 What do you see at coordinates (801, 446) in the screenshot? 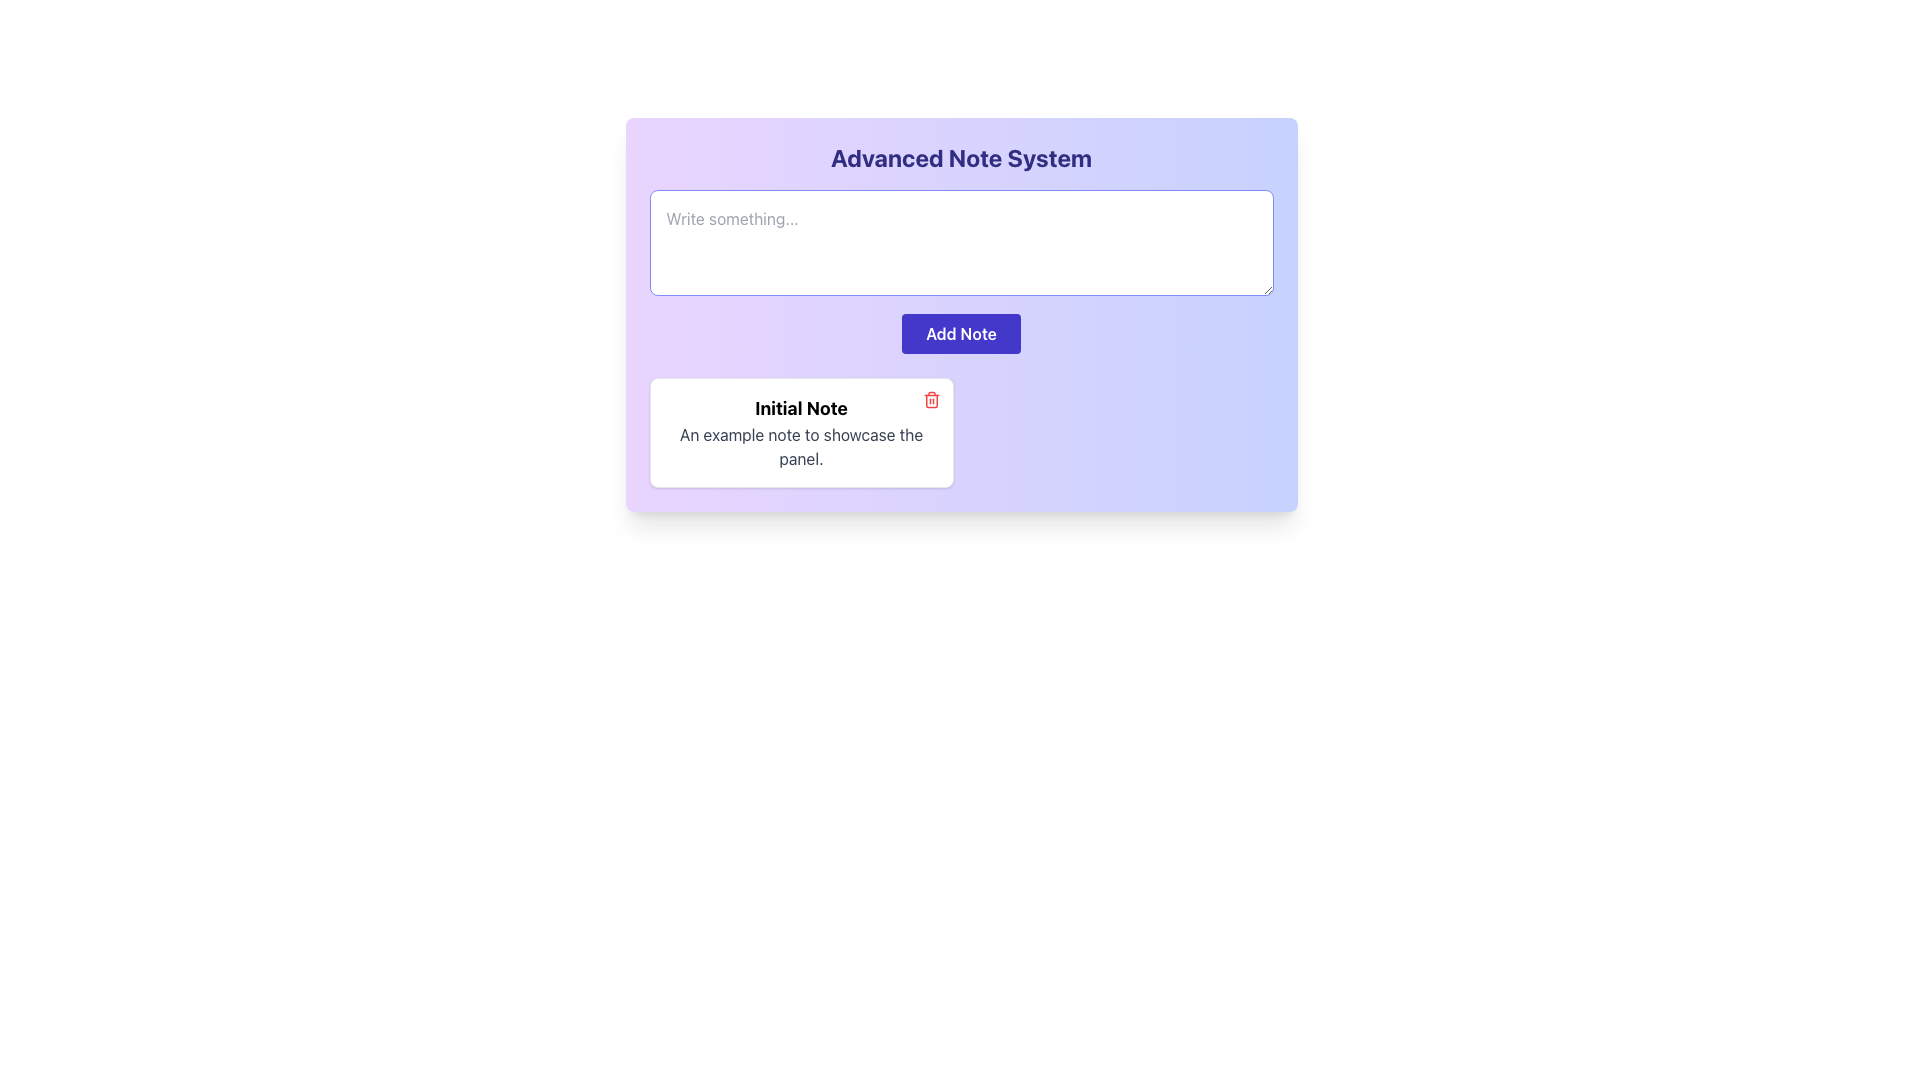
I see `the text label that reads 'An example note` at bounding box center [801, 446].